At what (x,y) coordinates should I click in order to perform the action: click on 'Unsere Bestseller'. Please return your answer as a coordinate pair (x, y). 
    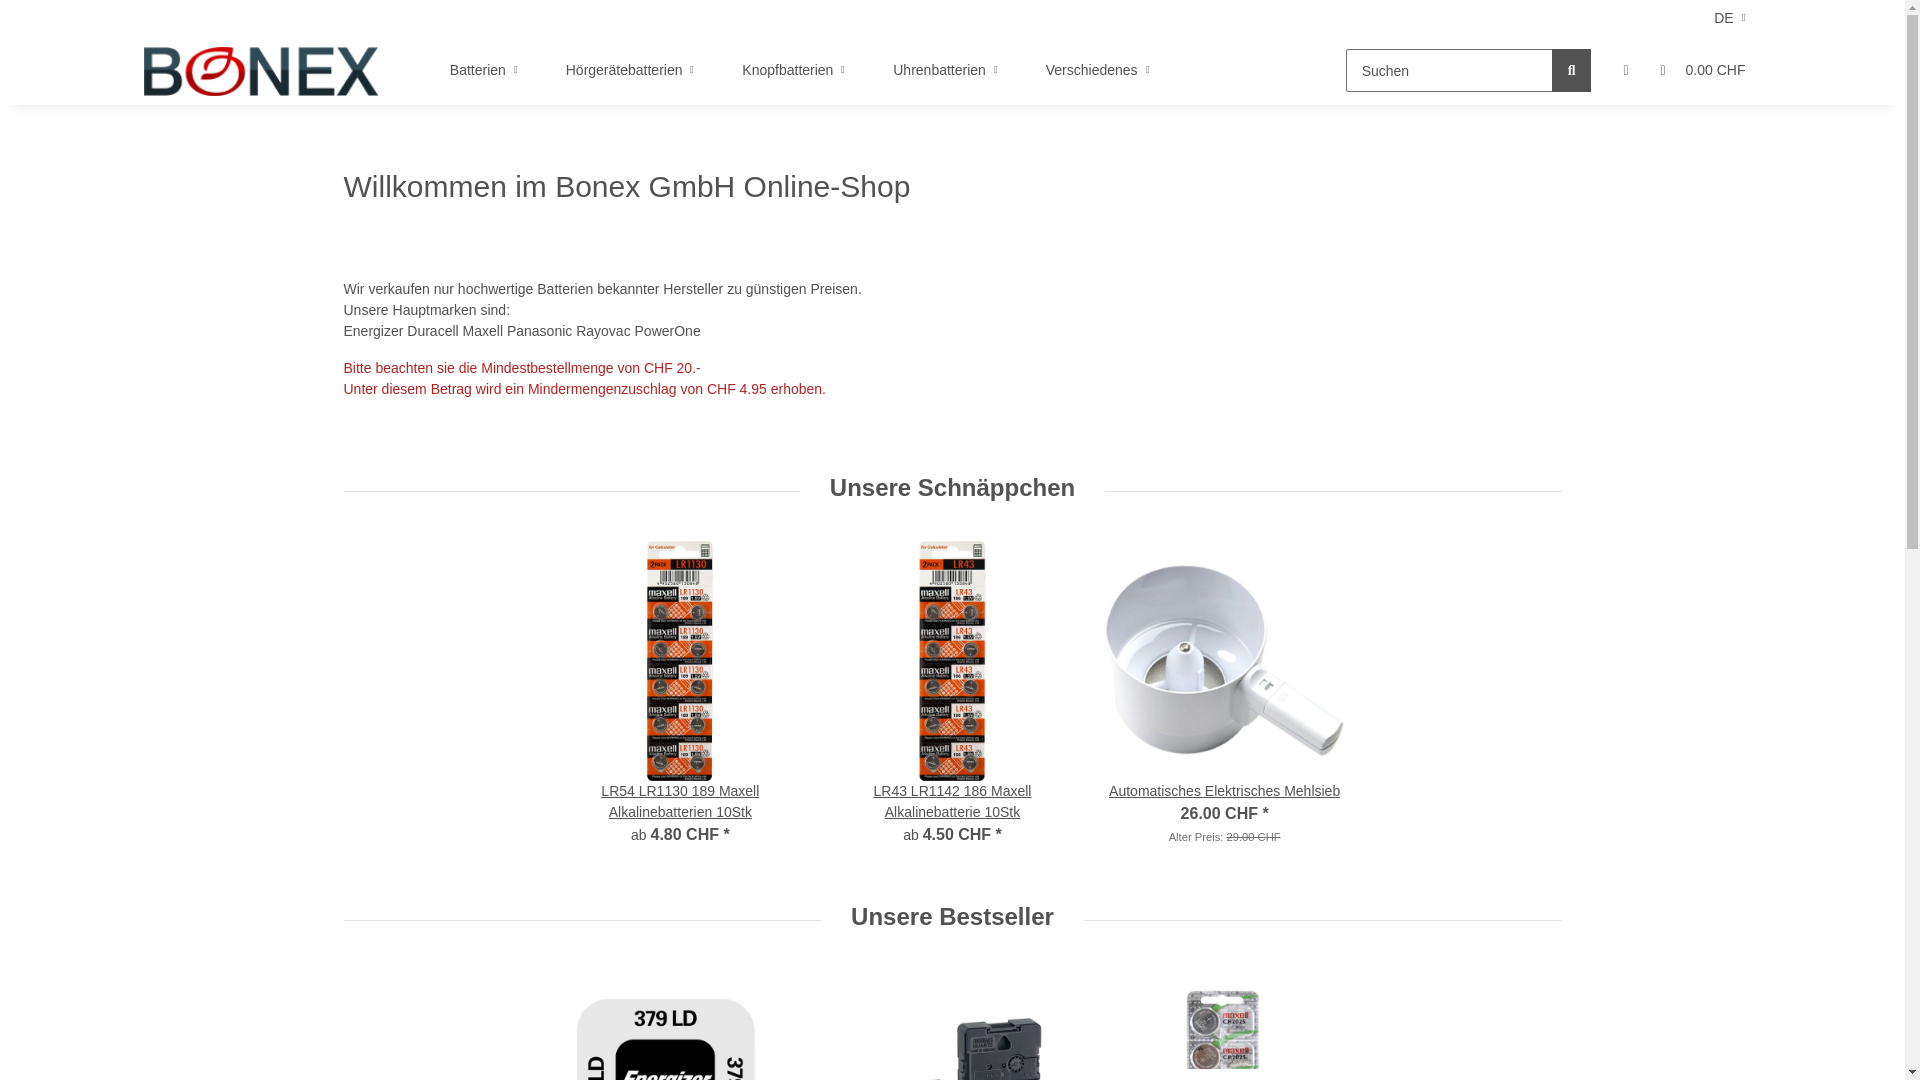
    Looking at the image, I should click on (951, 920).